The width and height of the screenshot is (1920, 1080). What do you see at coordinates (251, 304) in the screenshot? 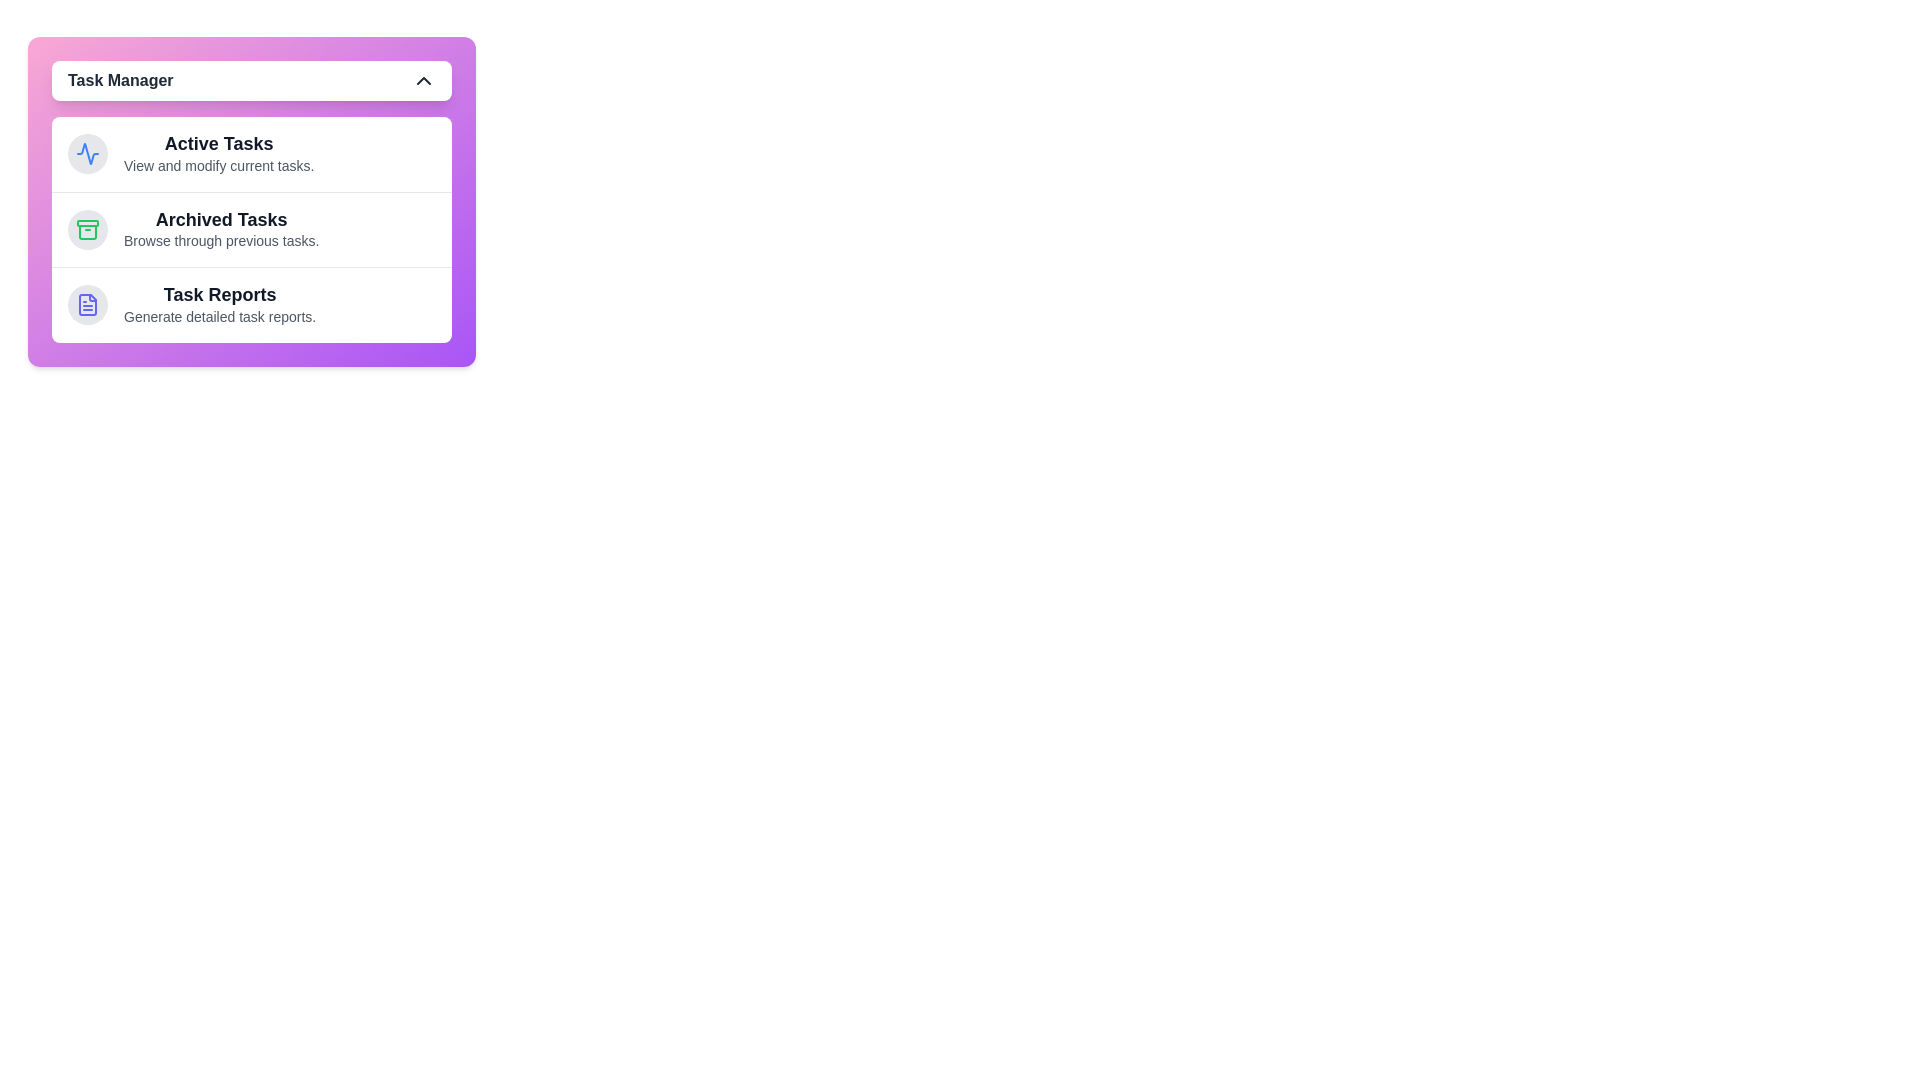
I see `the task section Task Reports to highlight it` at bounding box center [251, 304].